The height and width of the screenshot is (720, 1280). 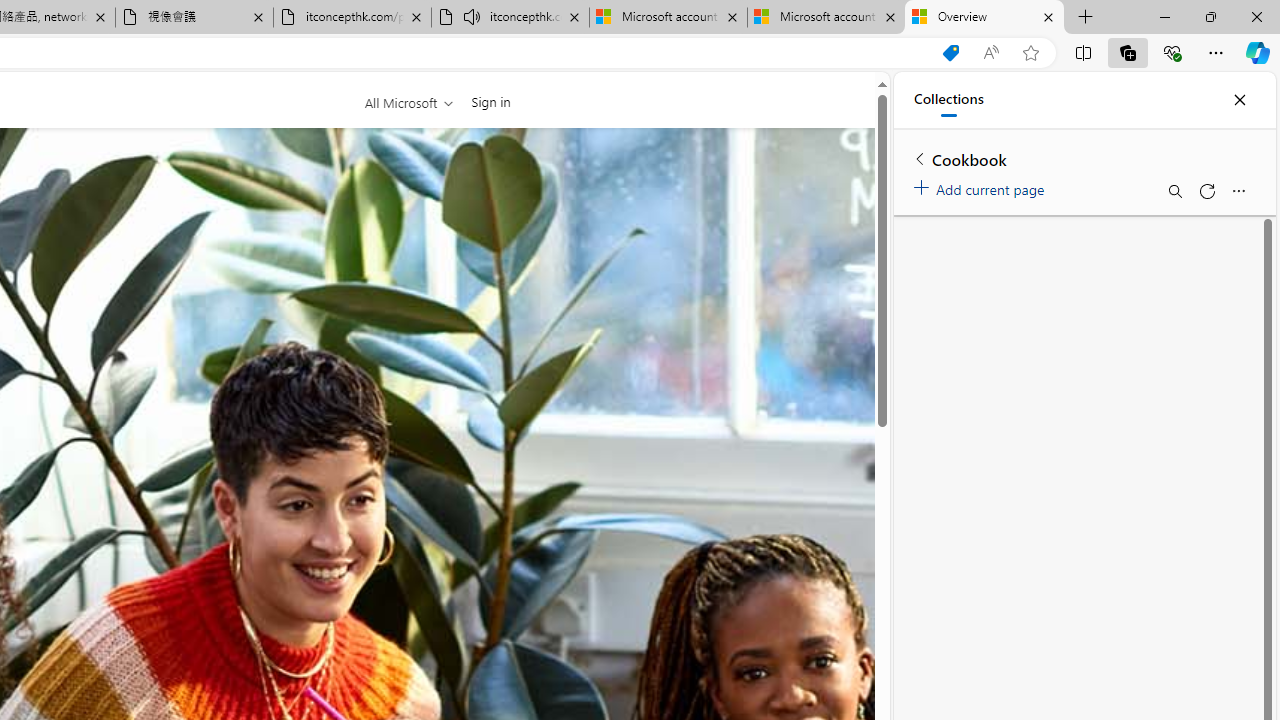 What do you see at coordinates (470, 16) in the screenshot?
I see `'Mute tab'` at bounding box center [470, 16].